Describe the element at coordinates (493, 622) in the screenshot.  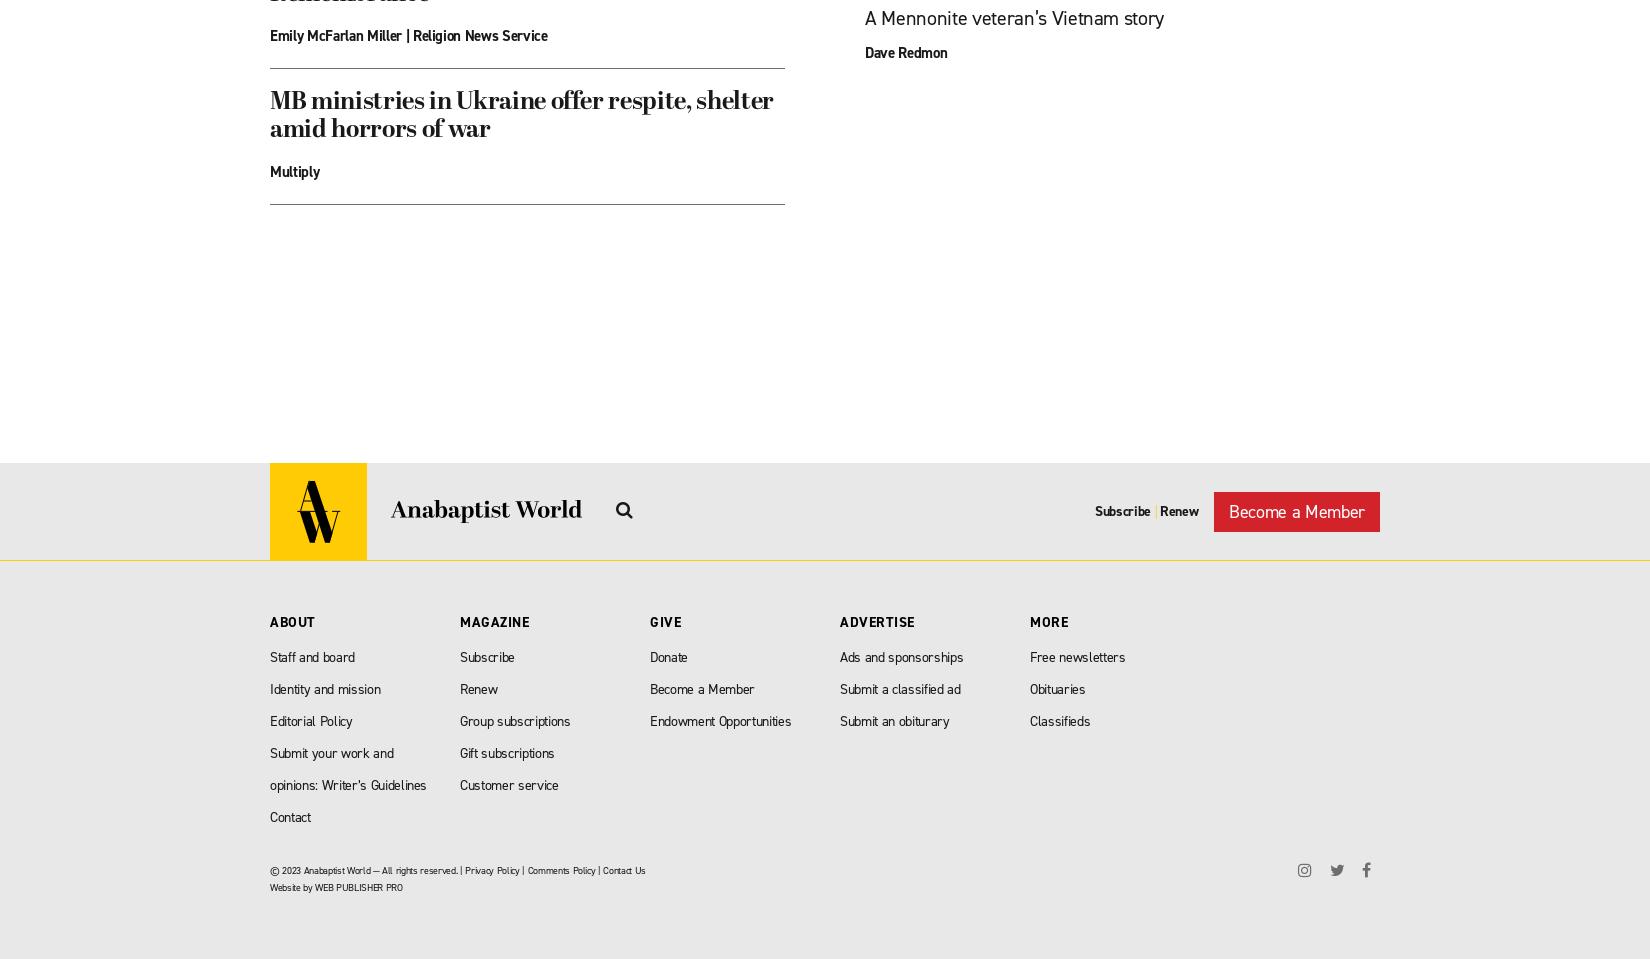
I see `'MAGAZINE'` at that location.